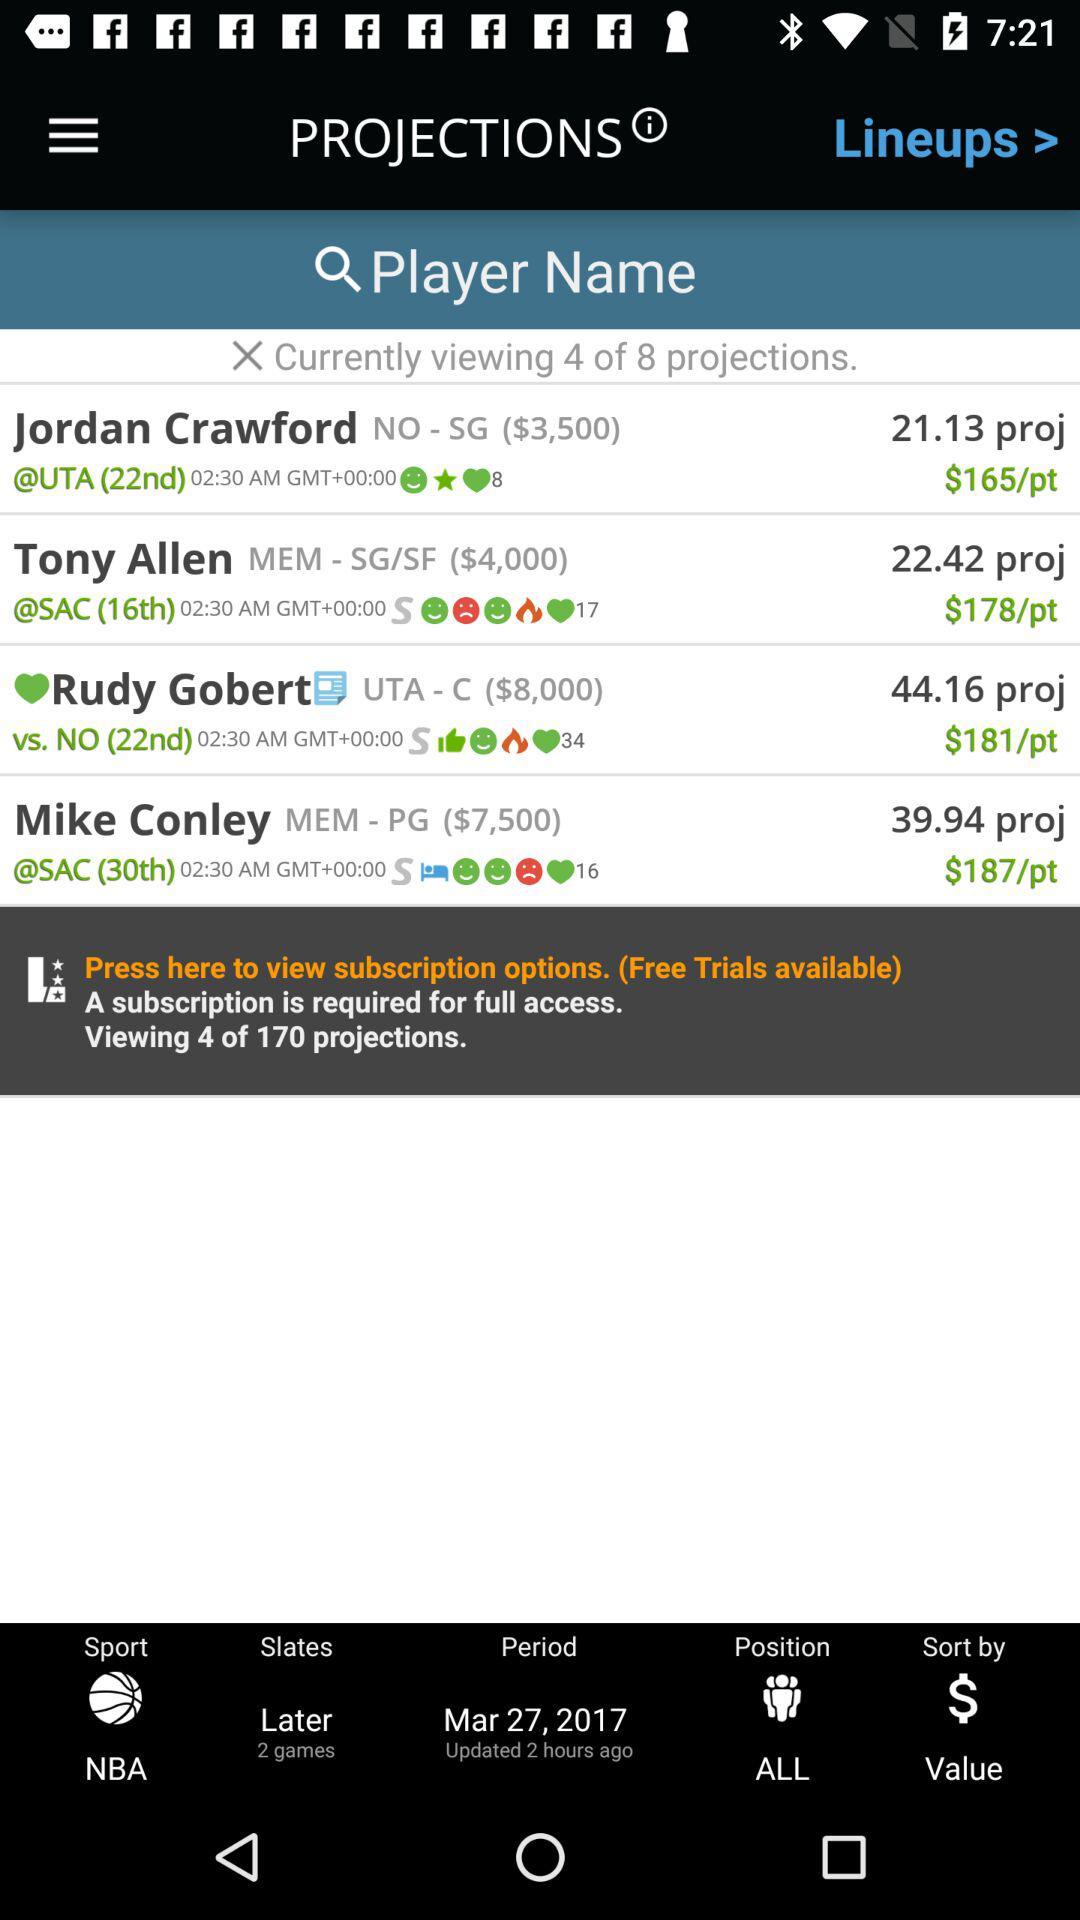  What do you see at coordinates (72, 135) in the screenshot?
I see `item next to the projections item` at bounding box center [72, 135].